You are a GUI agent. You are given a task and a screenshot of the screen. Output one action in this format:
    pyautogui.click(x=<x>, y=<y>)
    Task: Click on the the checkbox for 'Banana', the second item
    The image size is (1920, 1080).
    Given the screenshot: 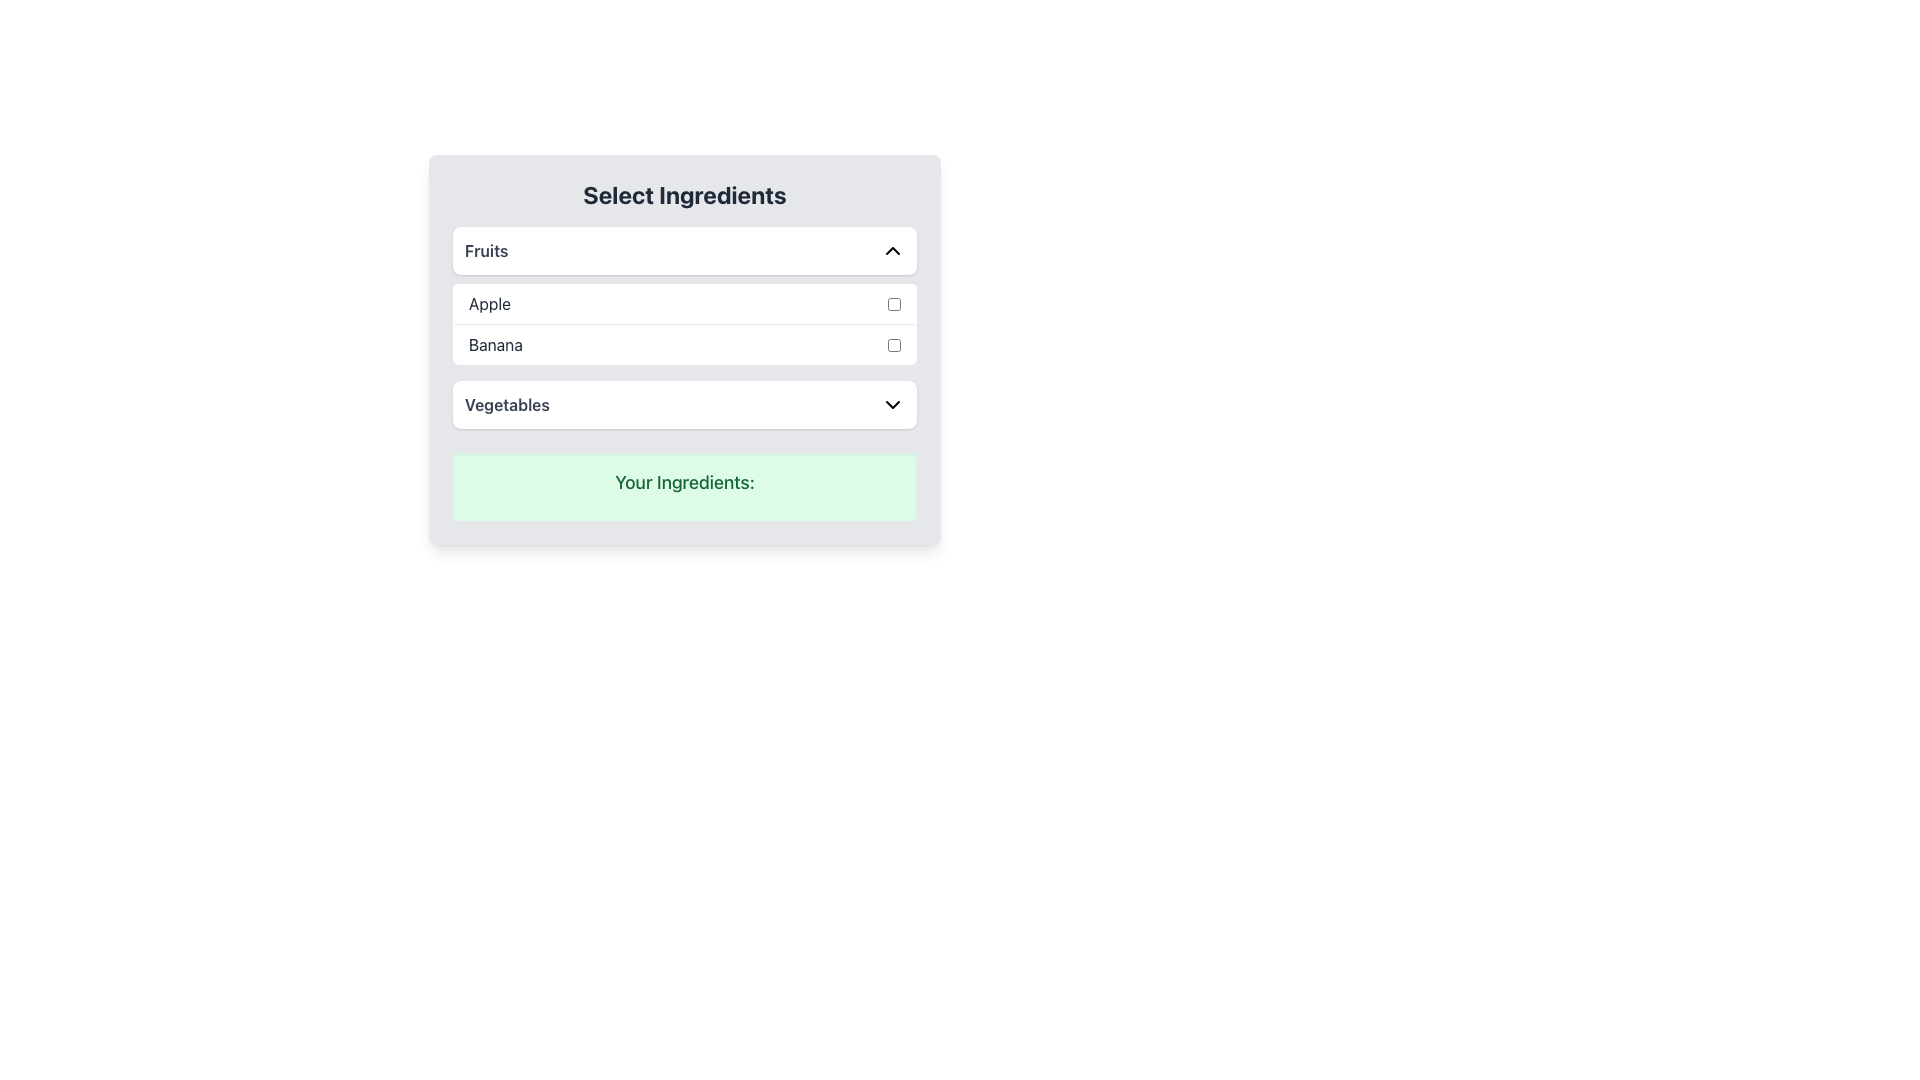 What is the action you would take?
    pyautogui.click(x=685, y=342)
    